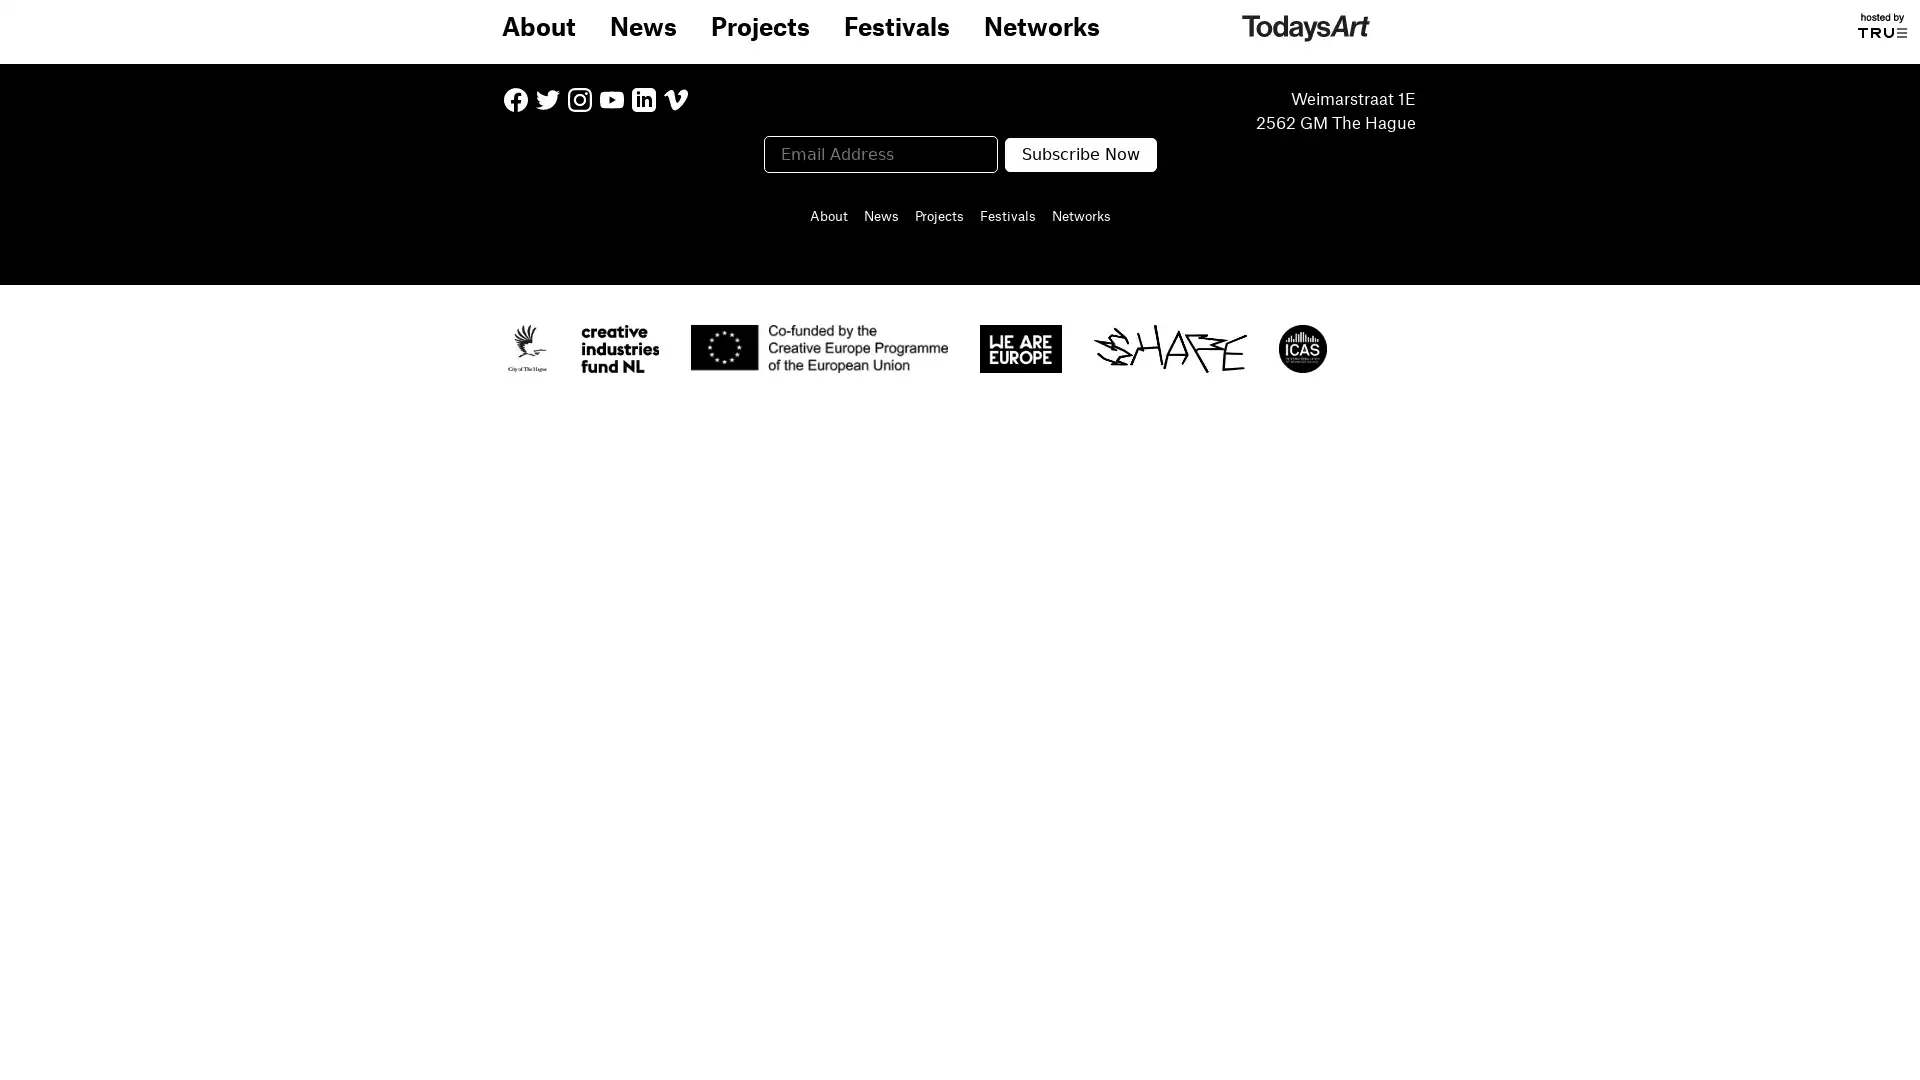 The height and width of the screenshot is (1080, 1920). I want to click on Subscribe Now, so click(1079, 153).